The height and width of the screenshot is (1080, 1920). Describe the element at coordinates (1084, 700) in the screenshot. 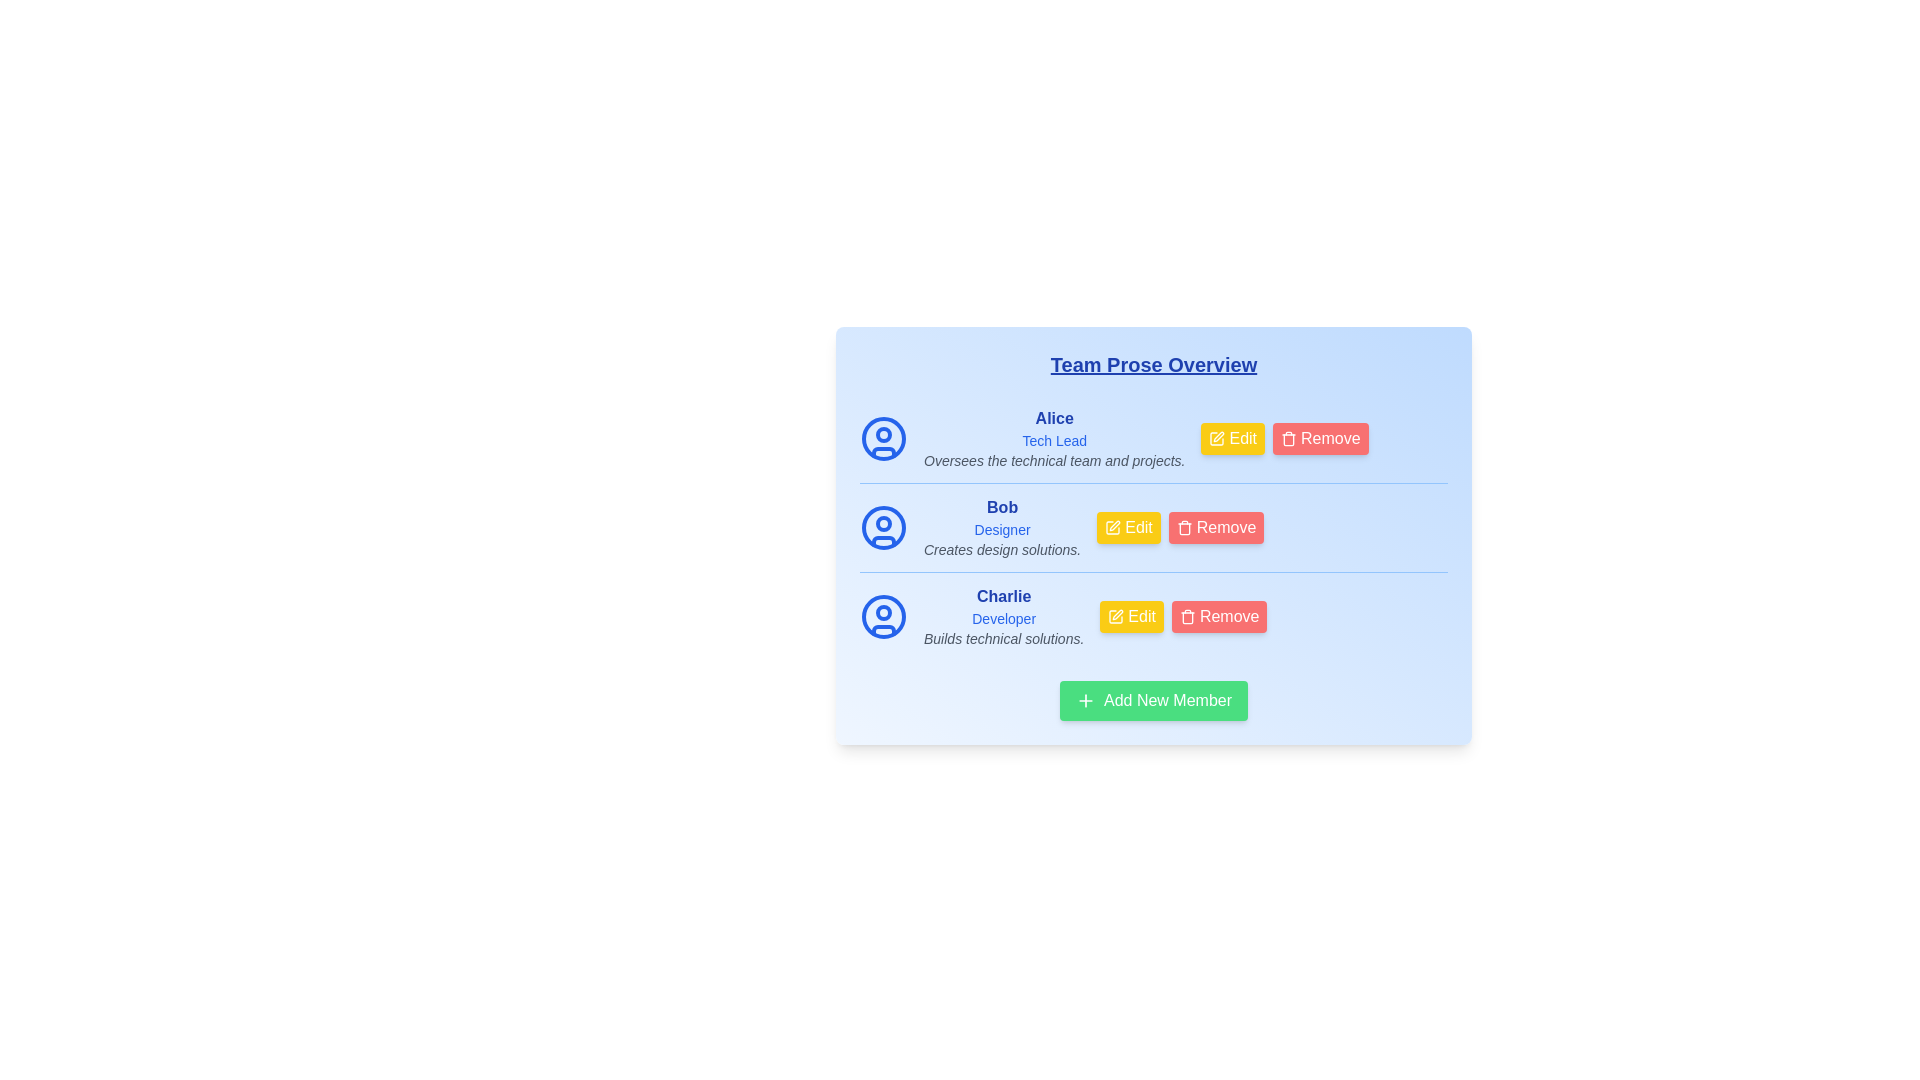

I see `the 'Add' SVG icon within the 'Add New Member' button to potentially reveal tooltip information` at that location.